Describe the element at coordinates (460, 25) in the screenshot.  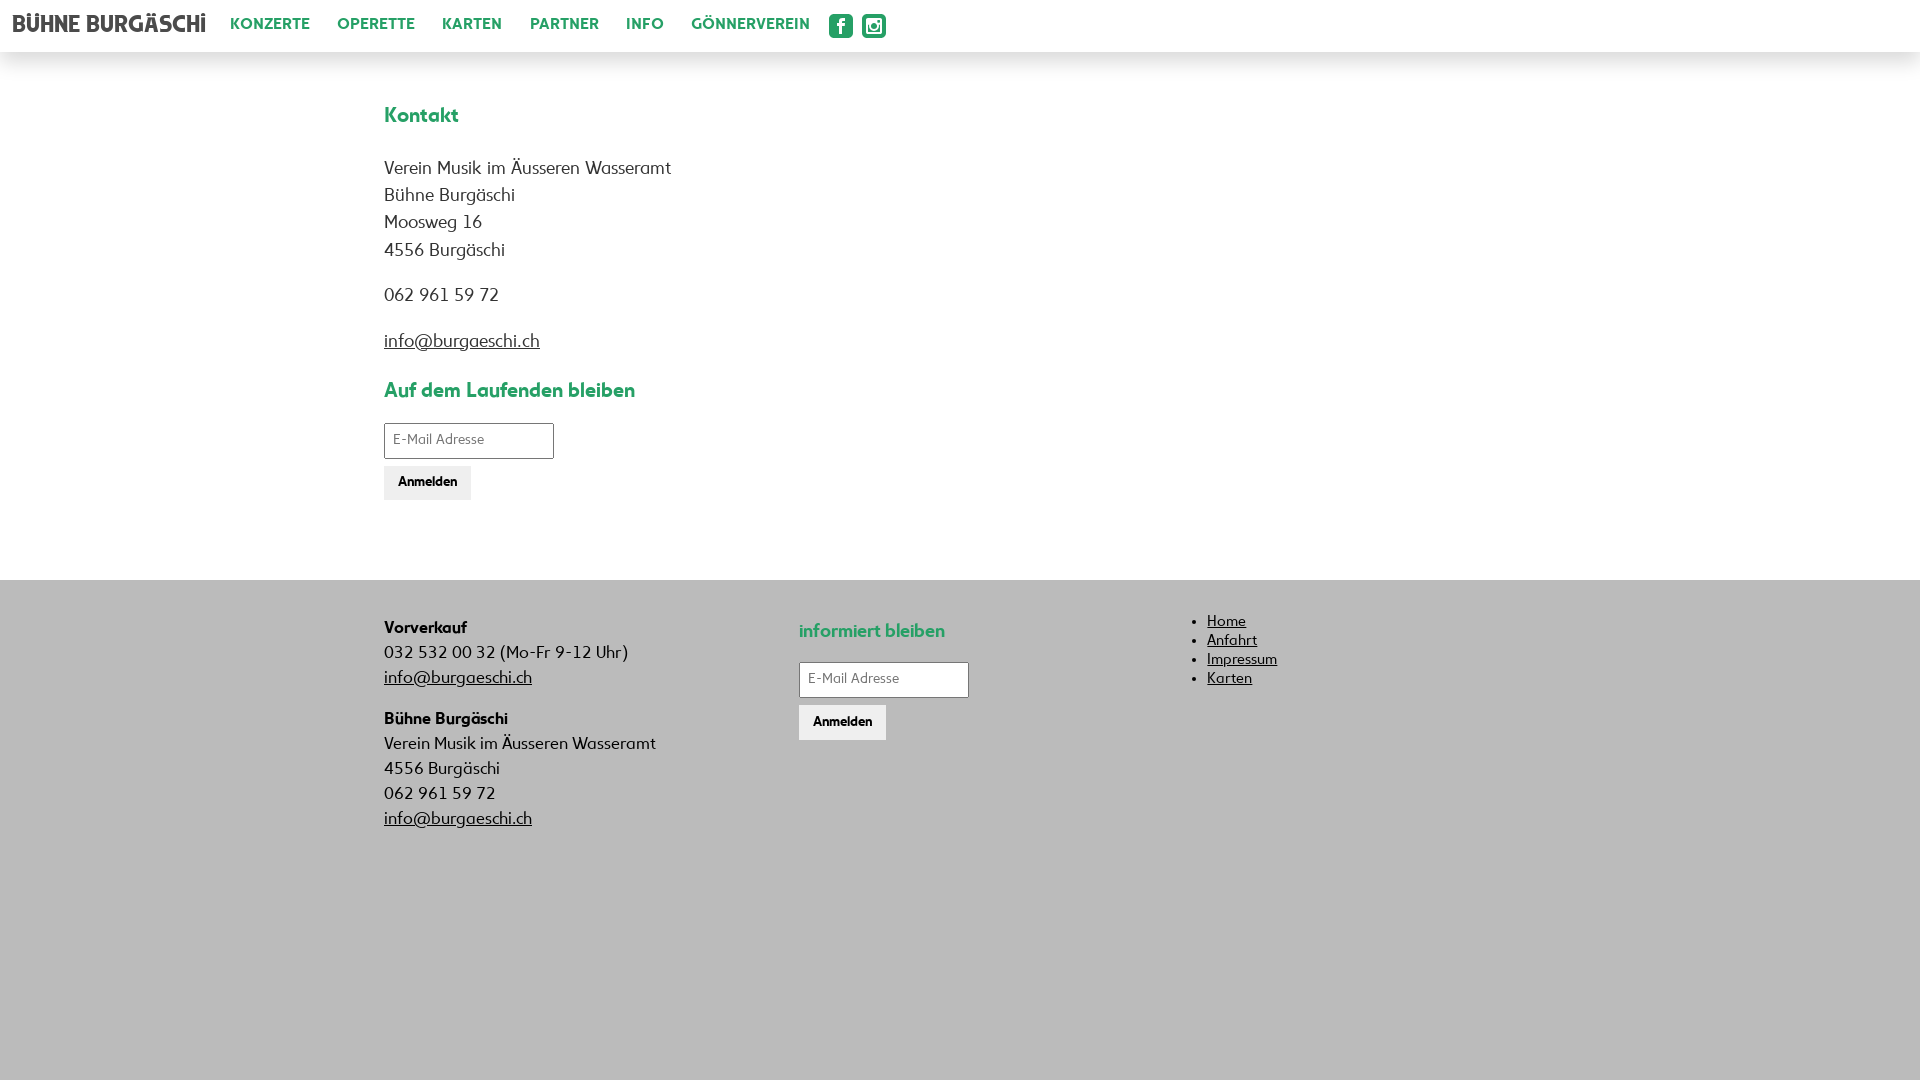
I see `'KARTEN'` at that location.